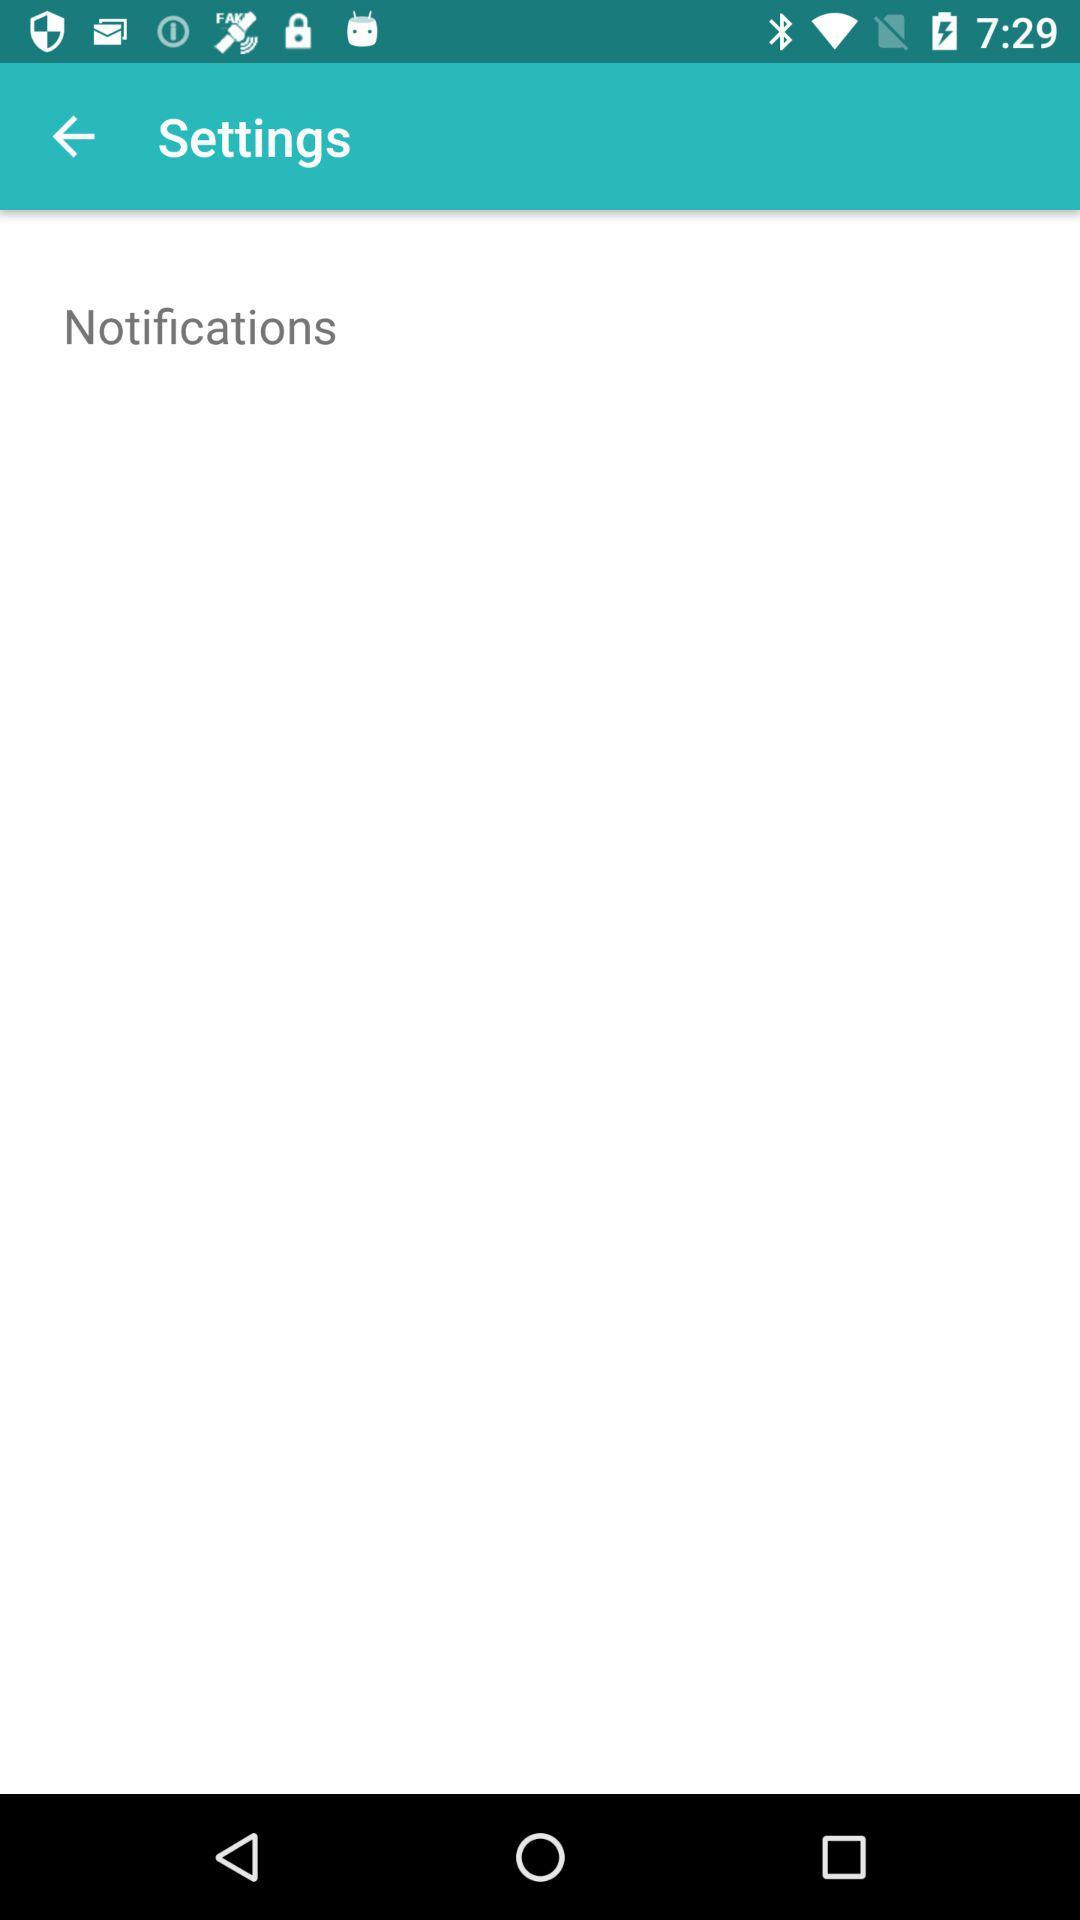 This screenshot has height=1920, width=1080. I want to click on the icon to the left of settings item, so click(72, 135).